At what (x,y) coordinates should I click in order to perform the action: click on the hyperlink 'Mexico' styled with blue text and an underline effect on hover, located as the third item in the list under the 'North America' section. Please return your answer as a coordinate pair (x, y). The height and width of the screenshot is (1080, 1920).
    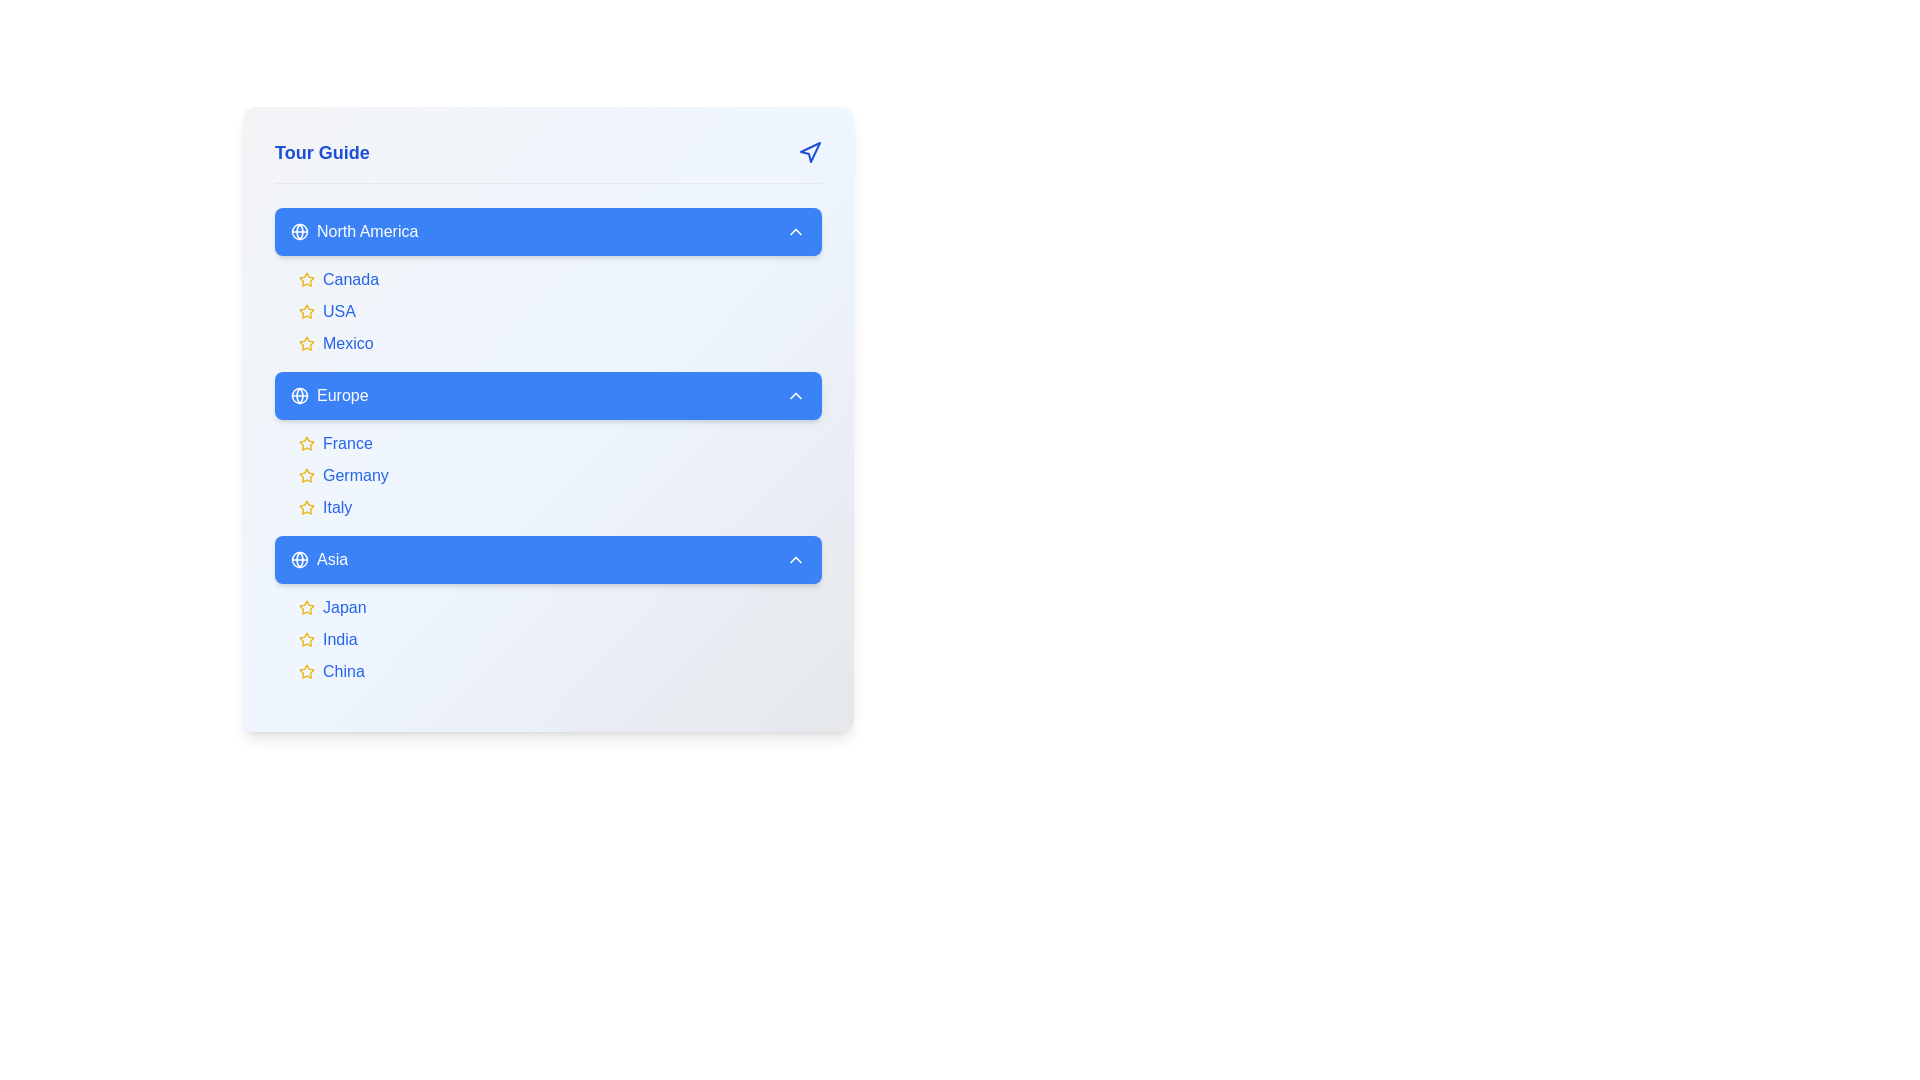
    Looking at the image, I should click on (348, 342).